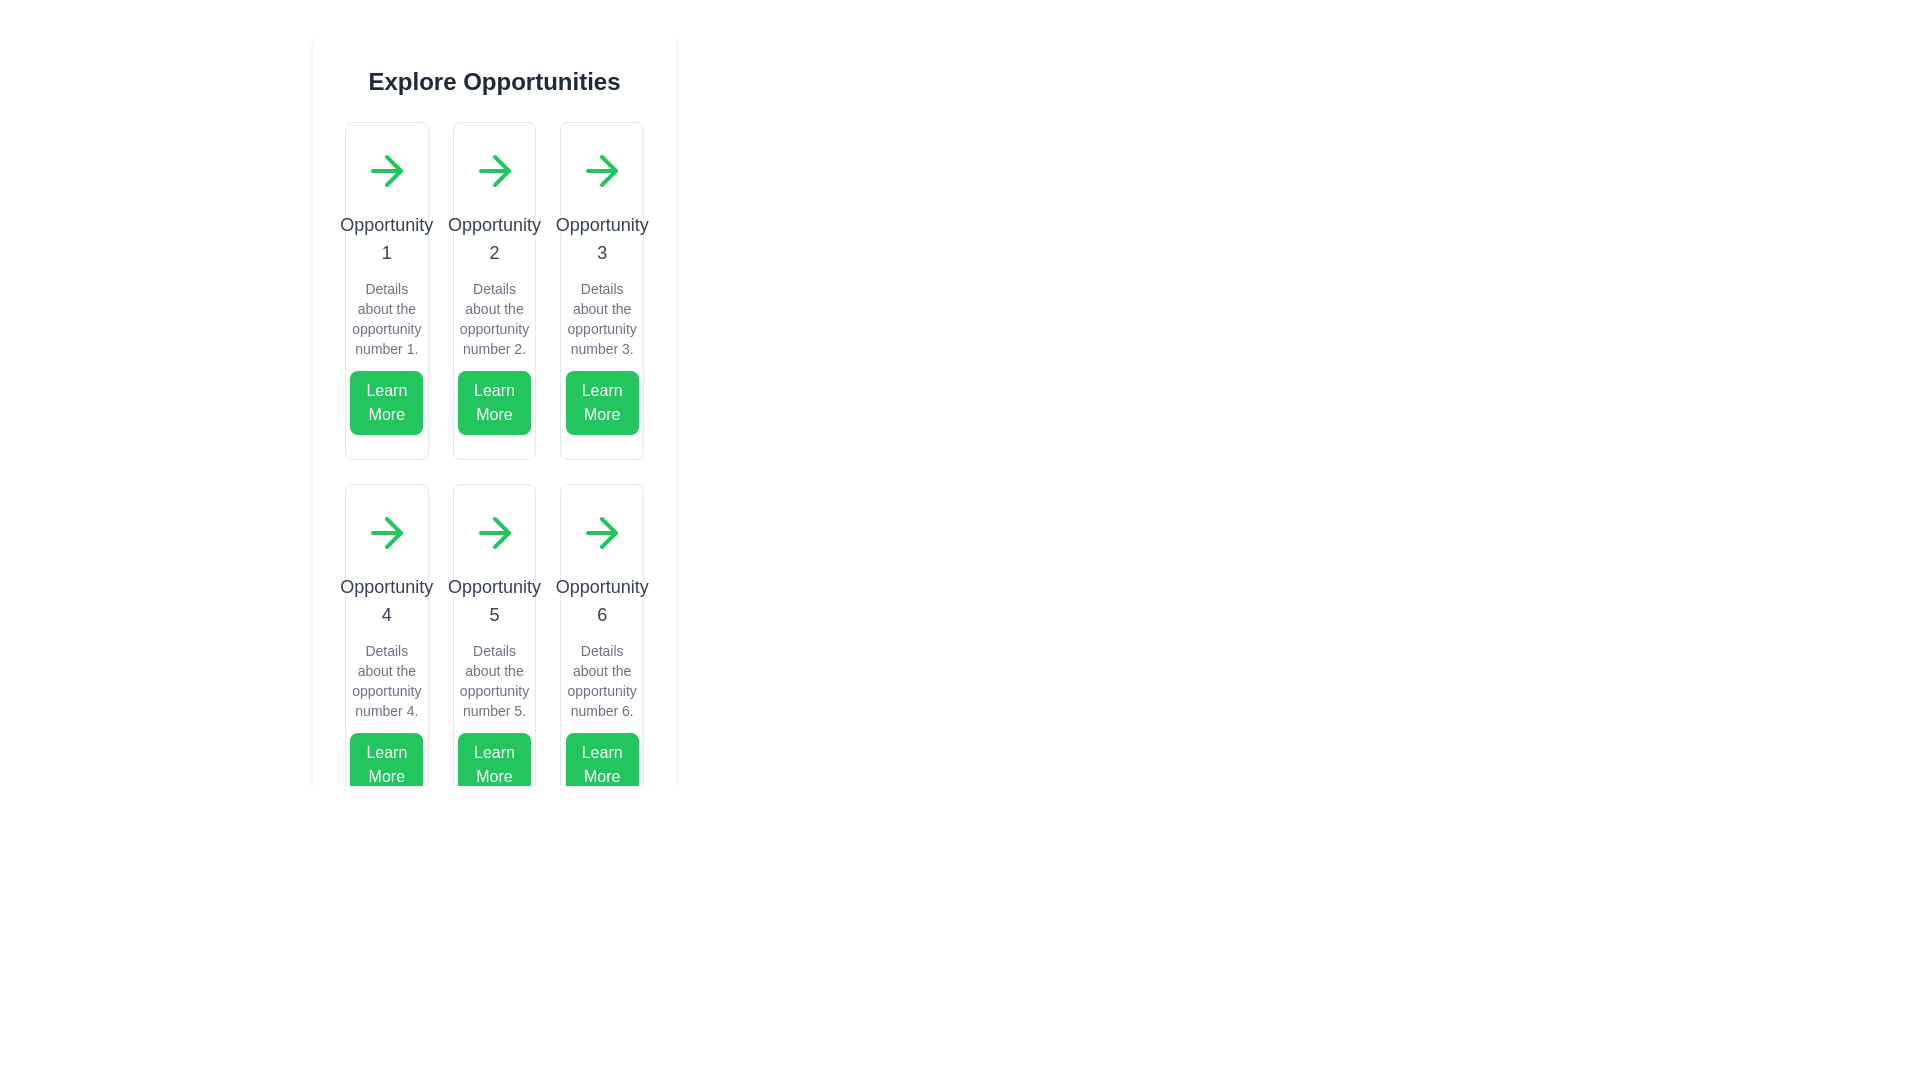  I want to click on the green right arrow icon located in the Opportunity 5 card, which is positioned above the text 'Details about the opportunity number 5.', so click(494, 531).